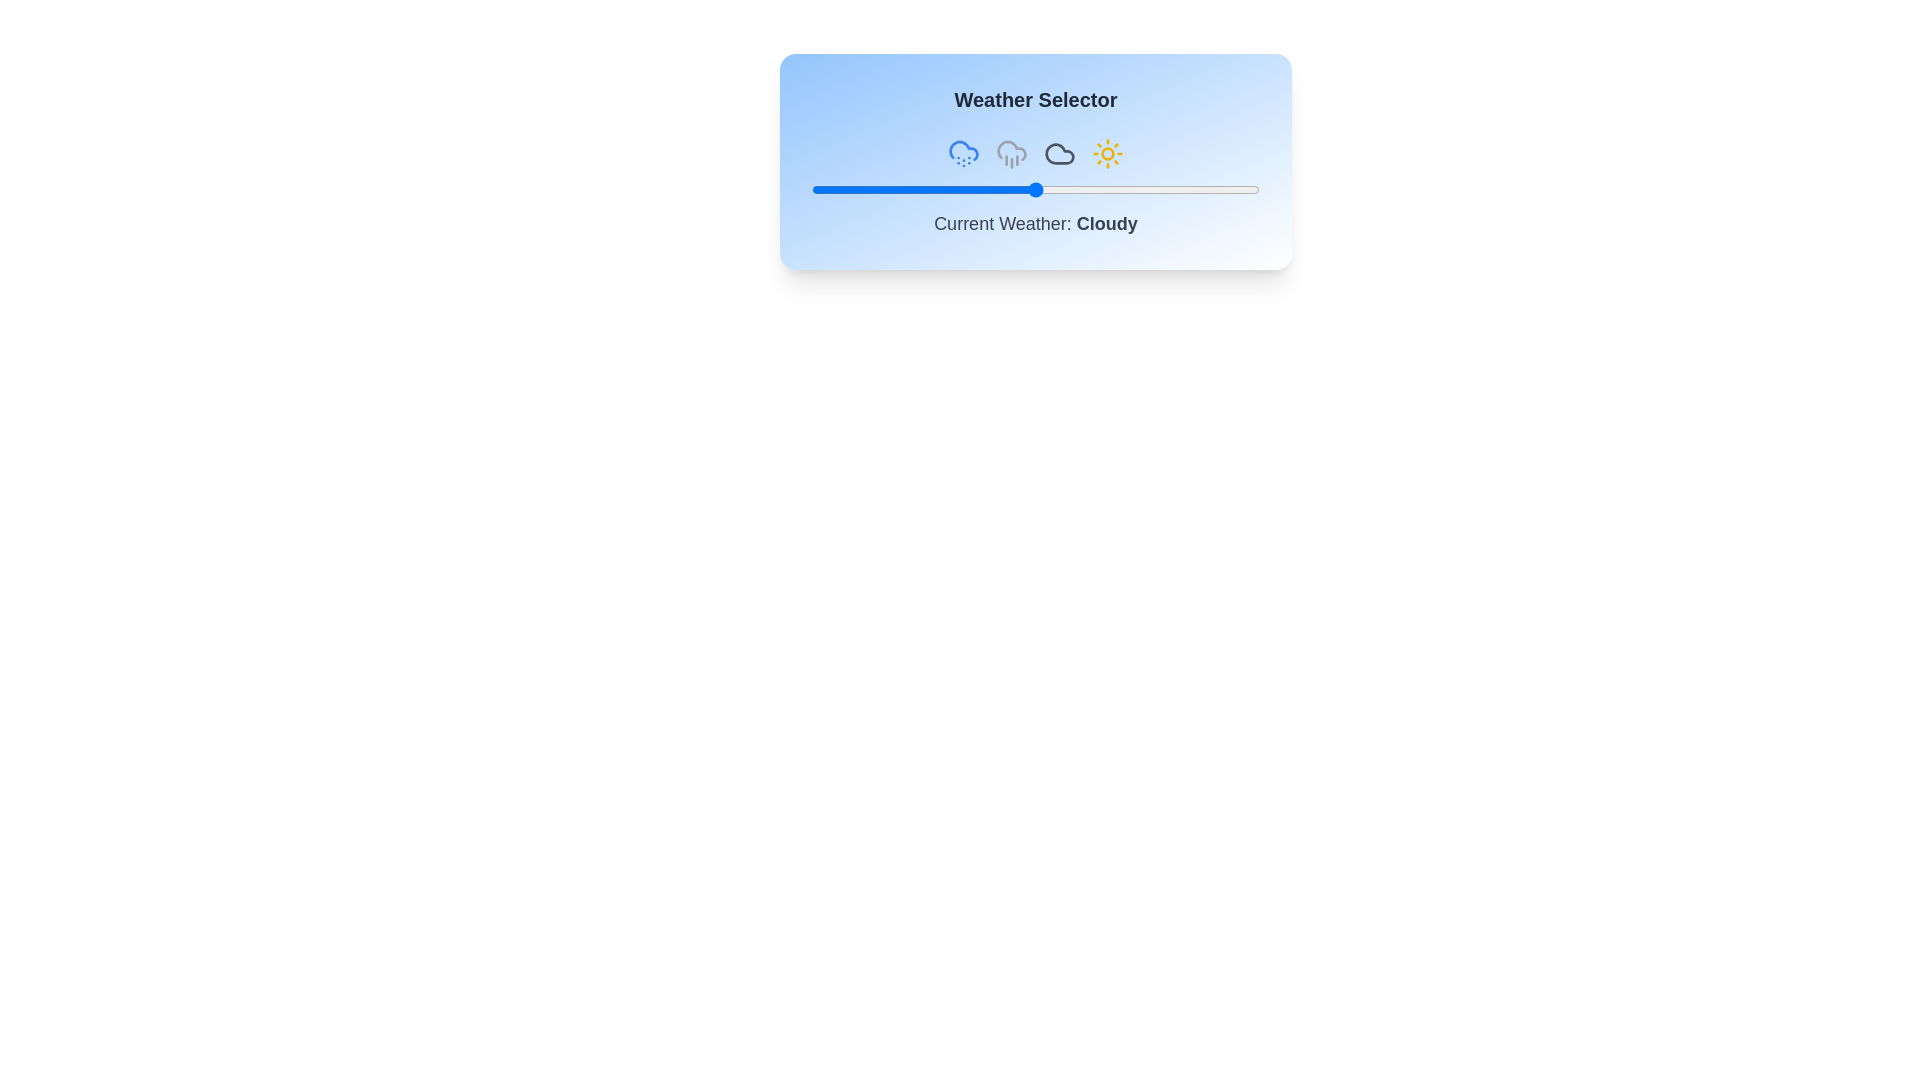 The height and width of the screenshot is (1080, 1920). What do you see at coordinates (954, 189) in the screenshot?
I see `the slider to set the weather value to 32` at bounding box center [954, 189].